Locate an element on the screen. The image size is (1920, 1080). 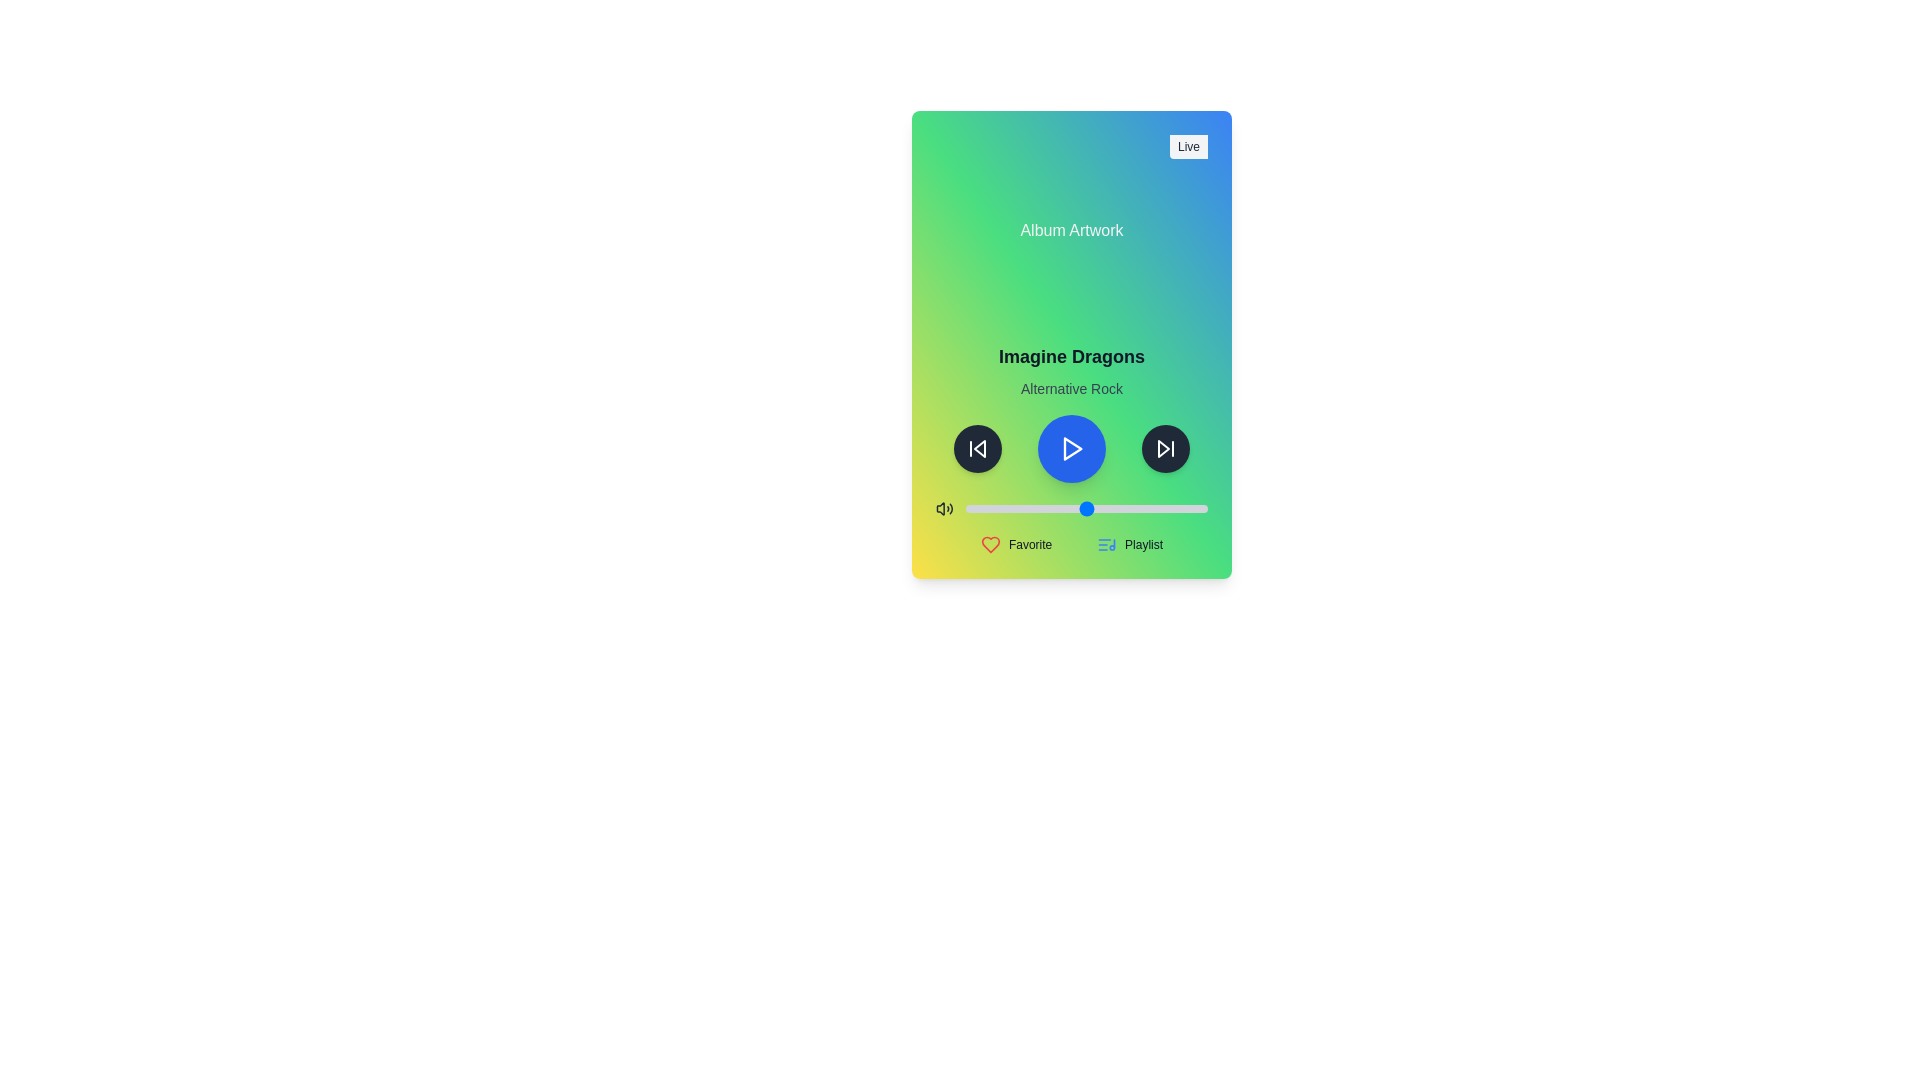
the leftmost circular button with a dark gray background and a white 'skip back' icon to skip back to the previous track is located at coordinates (978, 447).